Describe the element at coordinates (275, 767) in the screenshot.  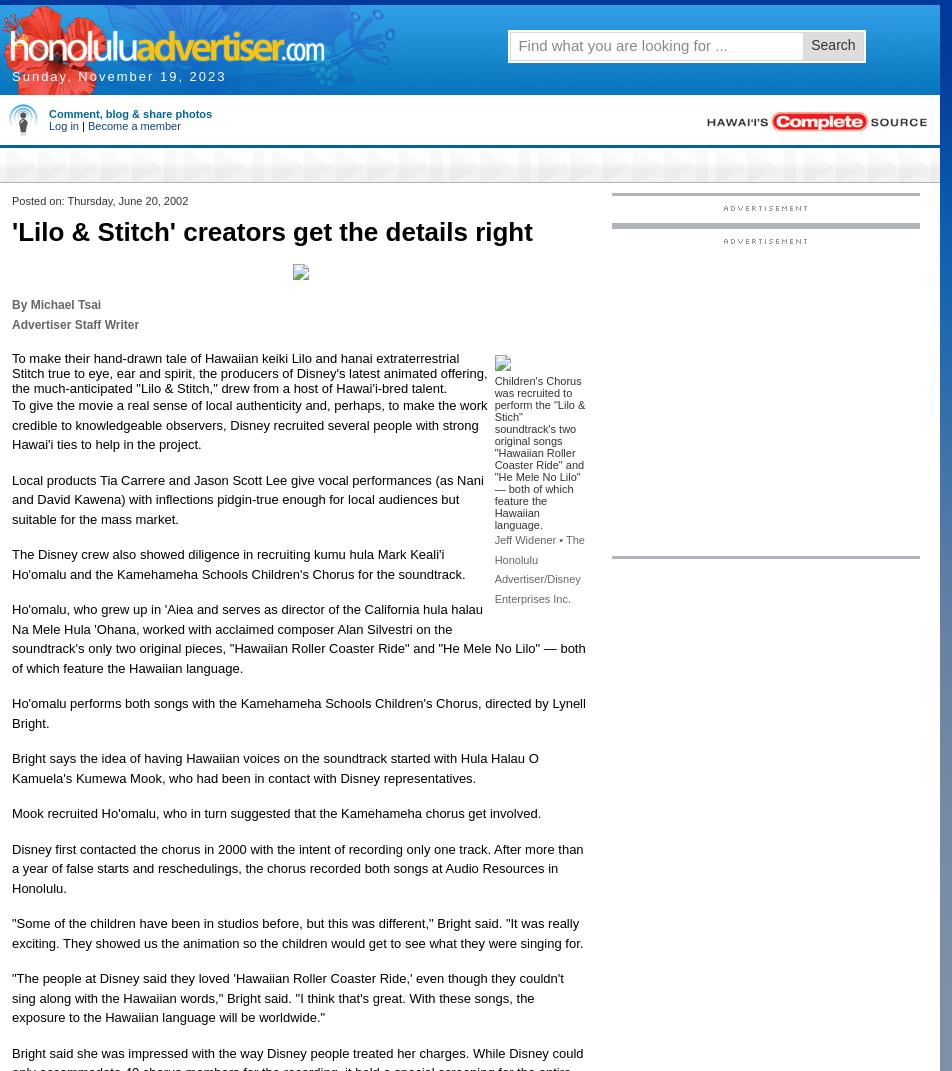
I see `'Bright says the idea of having Hawaiian voices on the soundtrack started with Hula Halau O Kamuela's Kumewa Mook, who had been in contact with Disney representatives.'` at that location.